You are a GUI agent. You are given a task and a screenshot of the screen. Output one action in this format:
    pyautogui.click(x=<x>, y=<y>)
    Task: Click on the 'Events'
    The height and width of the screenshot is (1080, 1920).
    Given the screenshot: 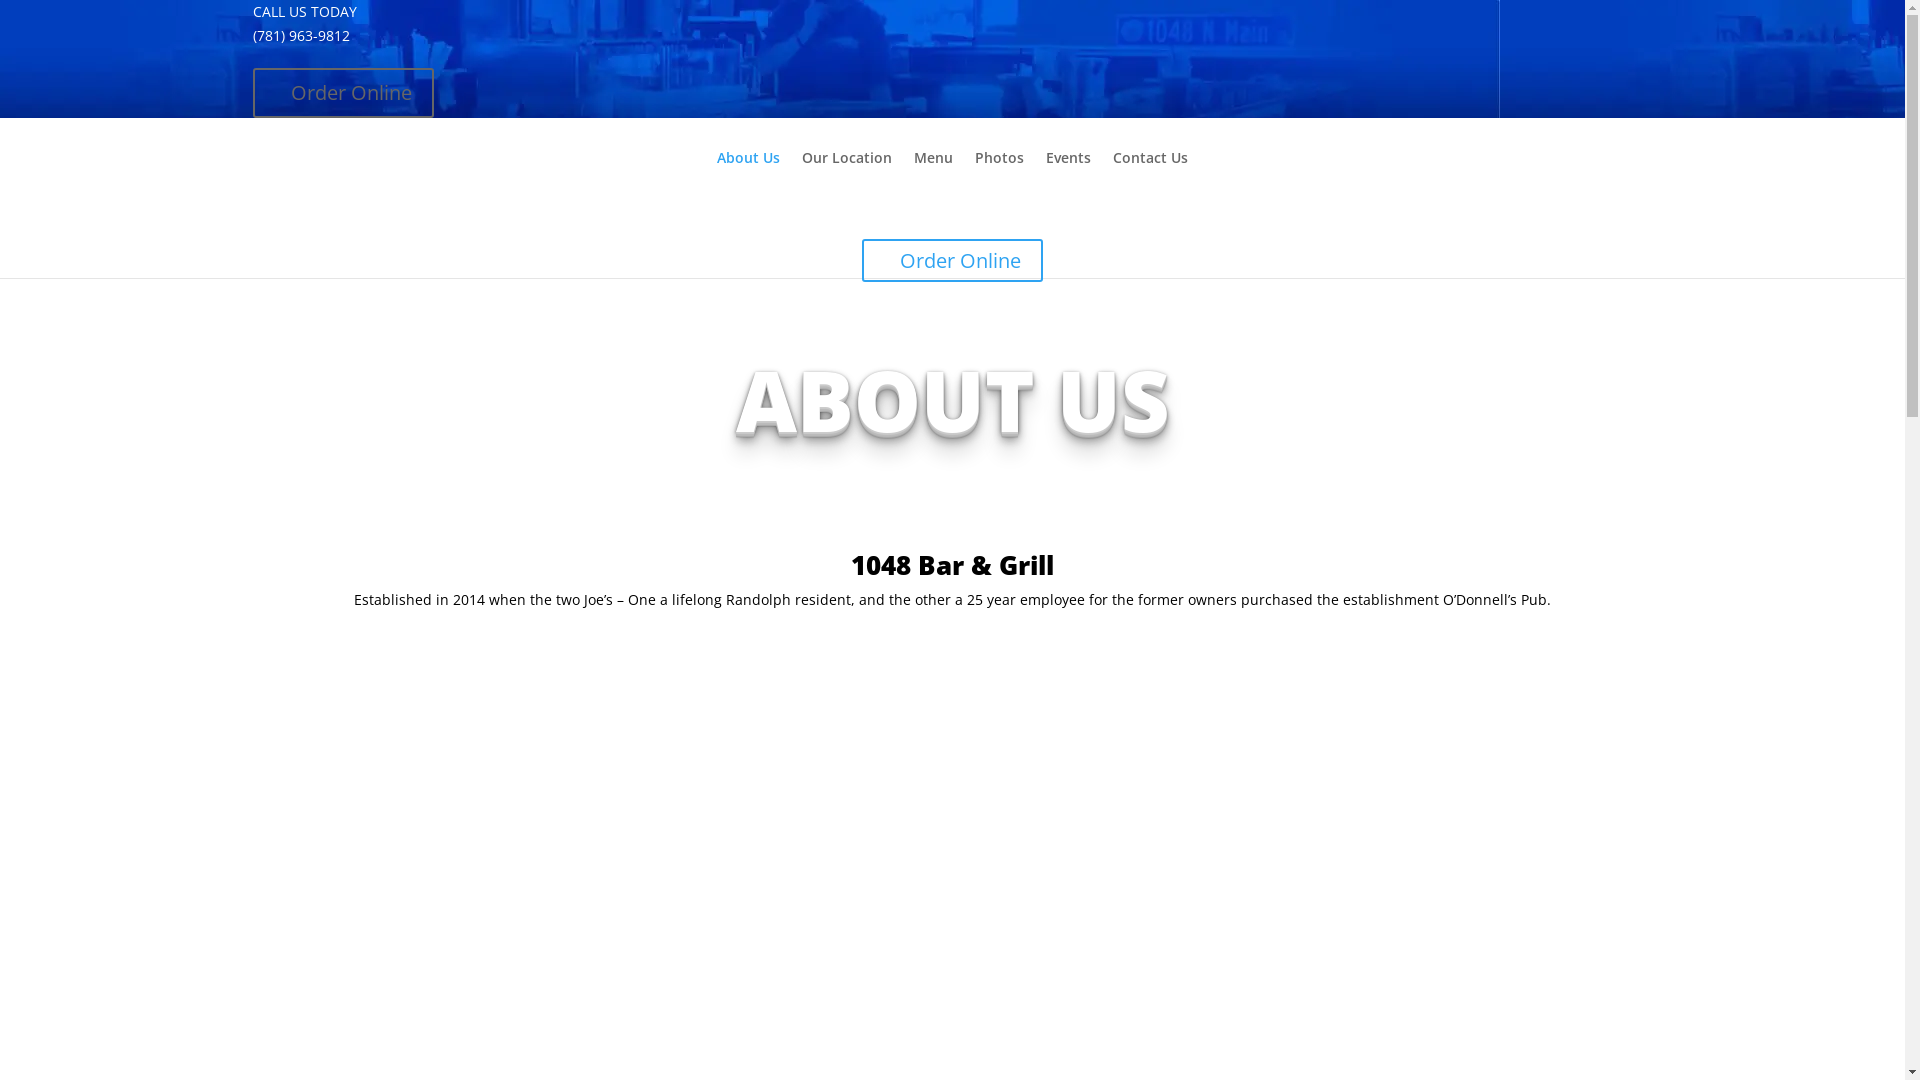 What is the action you would take?
    pyautogui.click(x=1067, y=173)
    